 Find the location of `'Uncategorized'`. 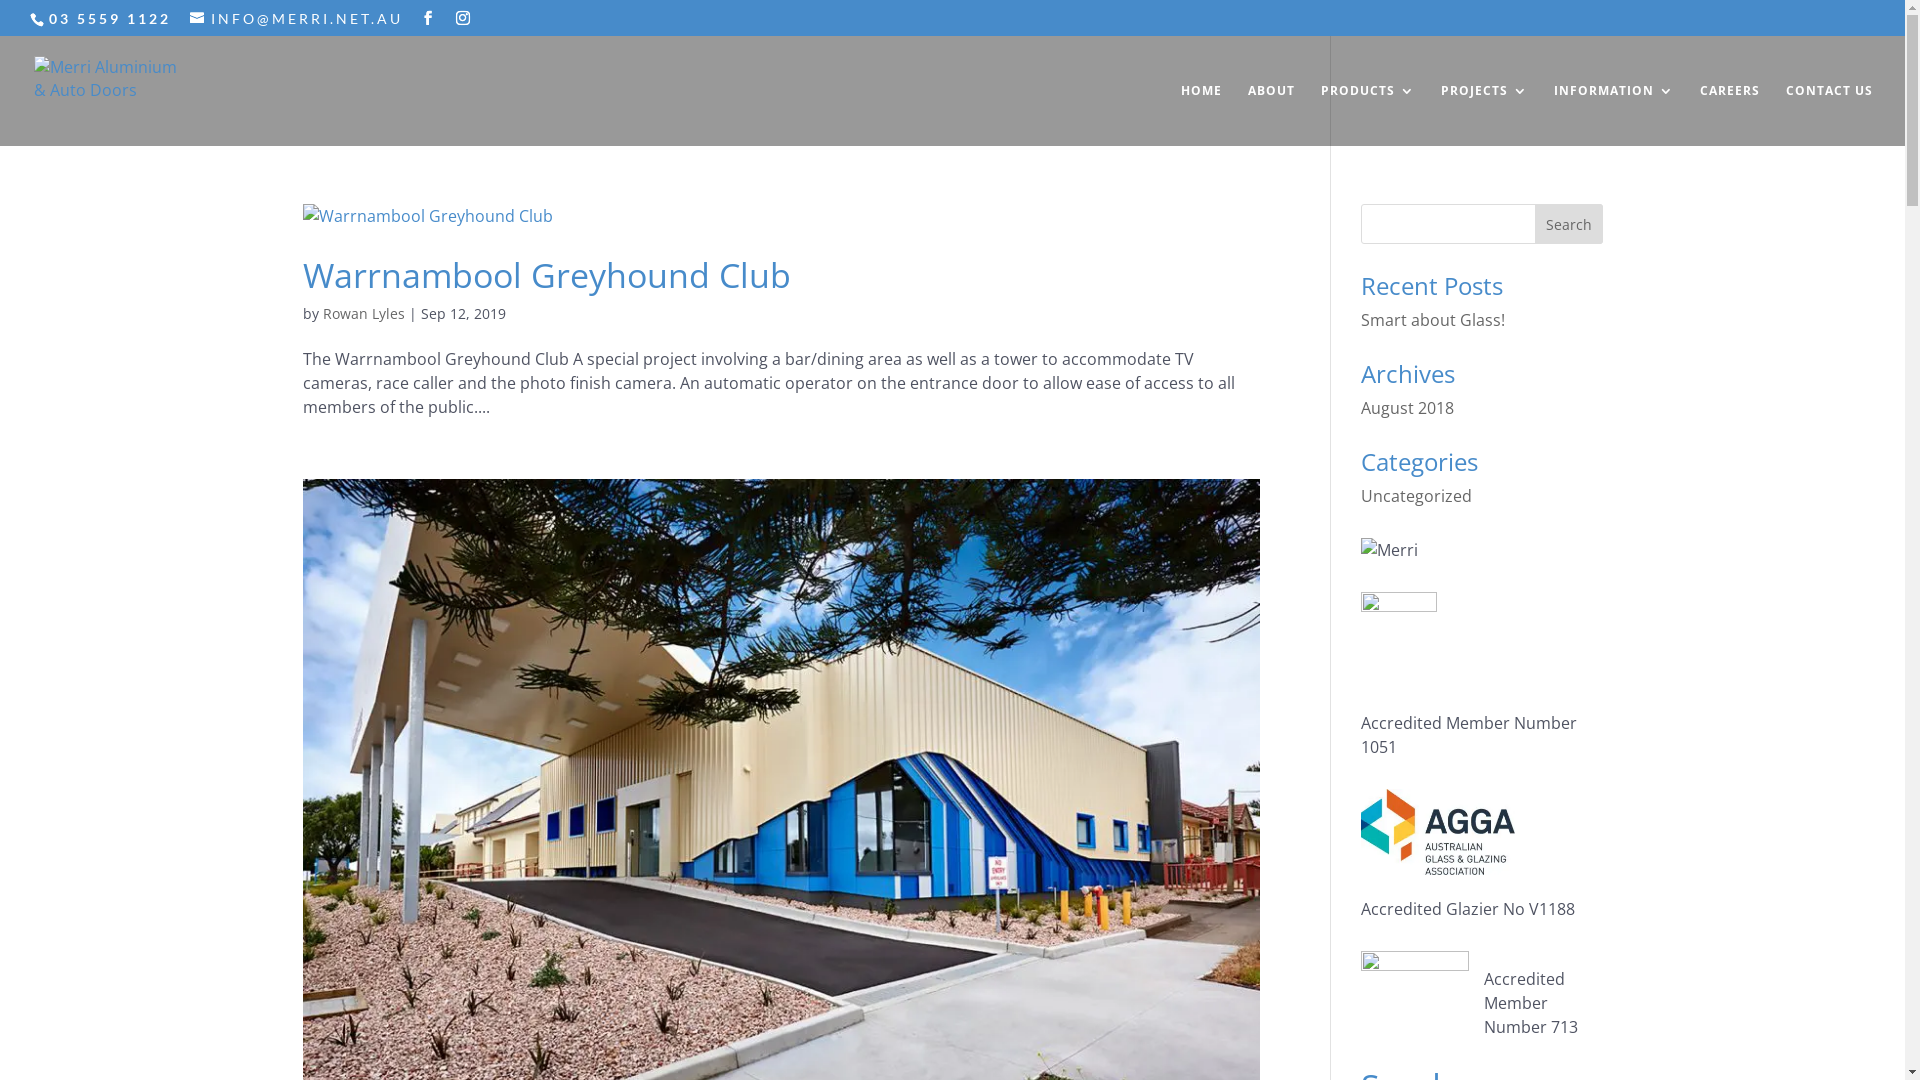

'Uncategorized' is located at coordinates (1415, 495).